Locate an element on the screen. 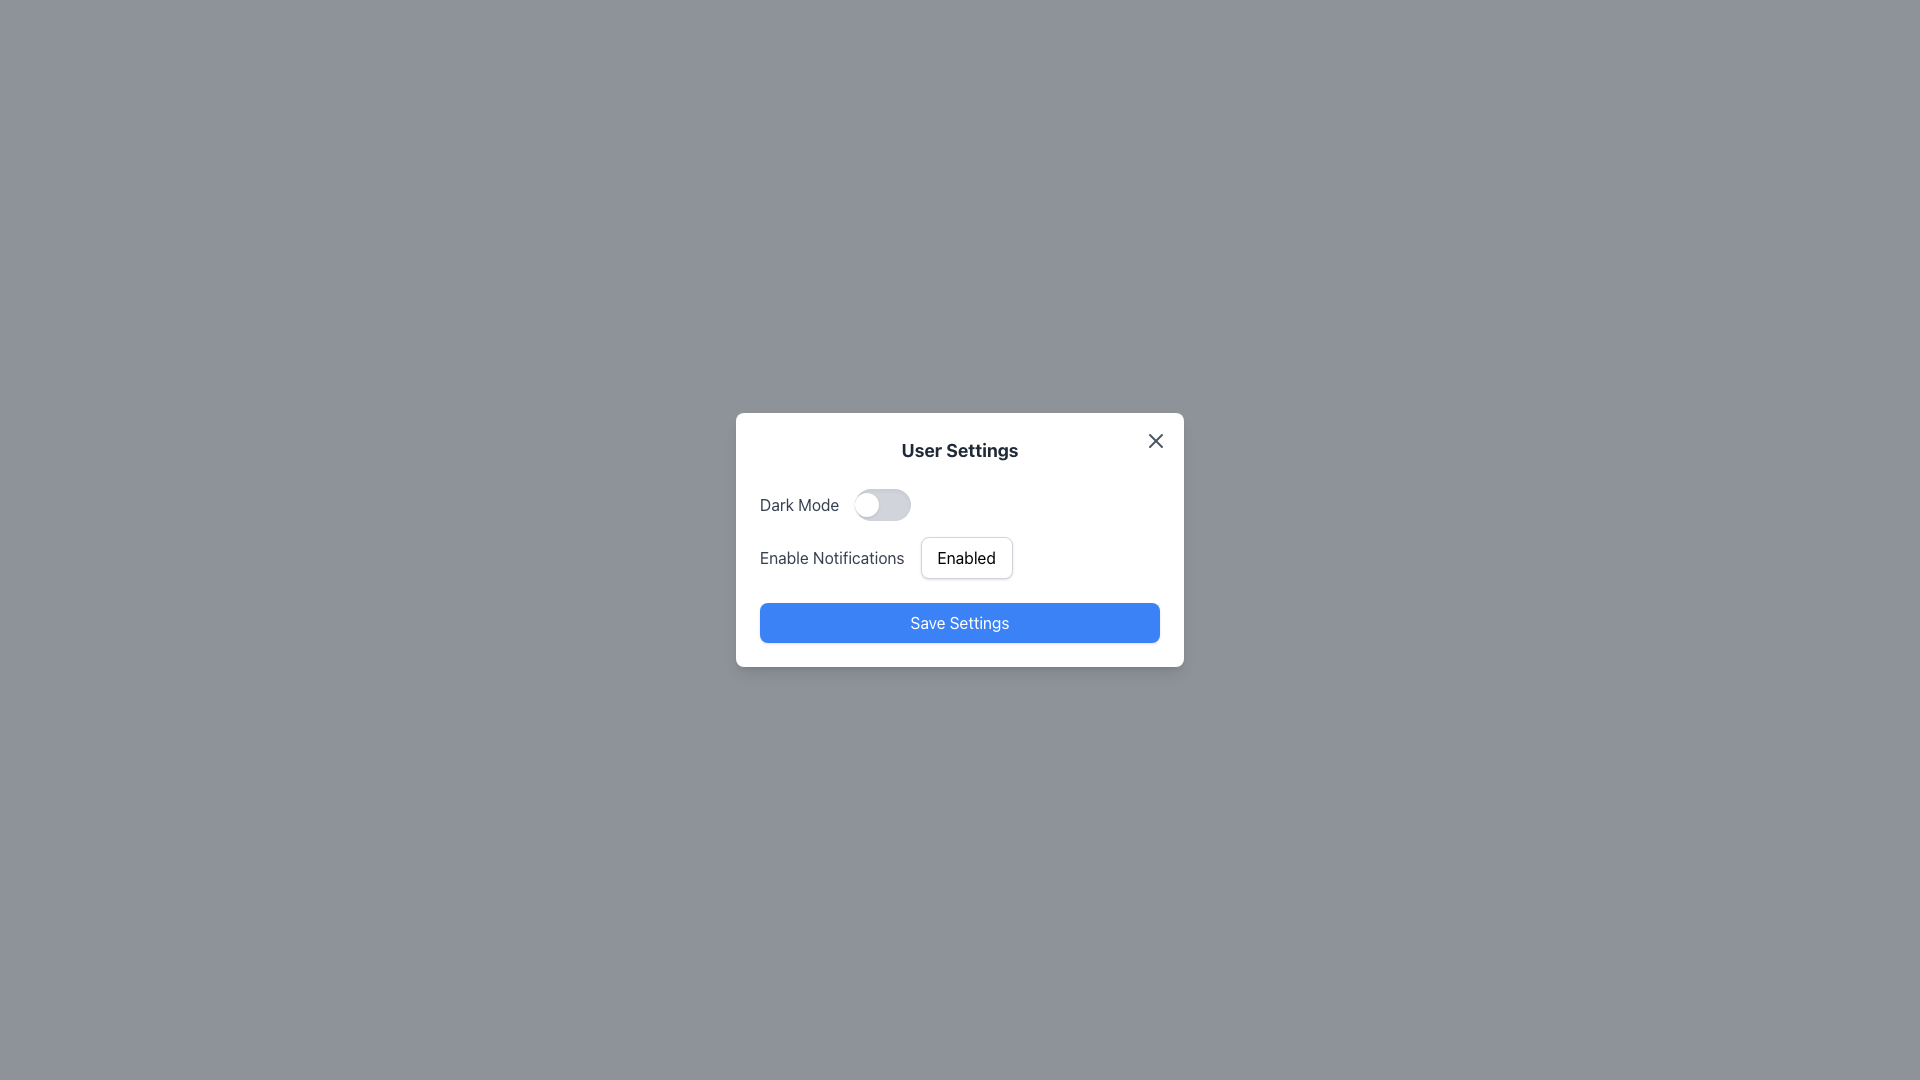 Image resolution: width=1920 pixels, height=1080 pixels. the vibrant blue 'Save Settings' button with rounded corners located at the bottom of the 'User Settings' dialog box is located at coordinates (960, 622).